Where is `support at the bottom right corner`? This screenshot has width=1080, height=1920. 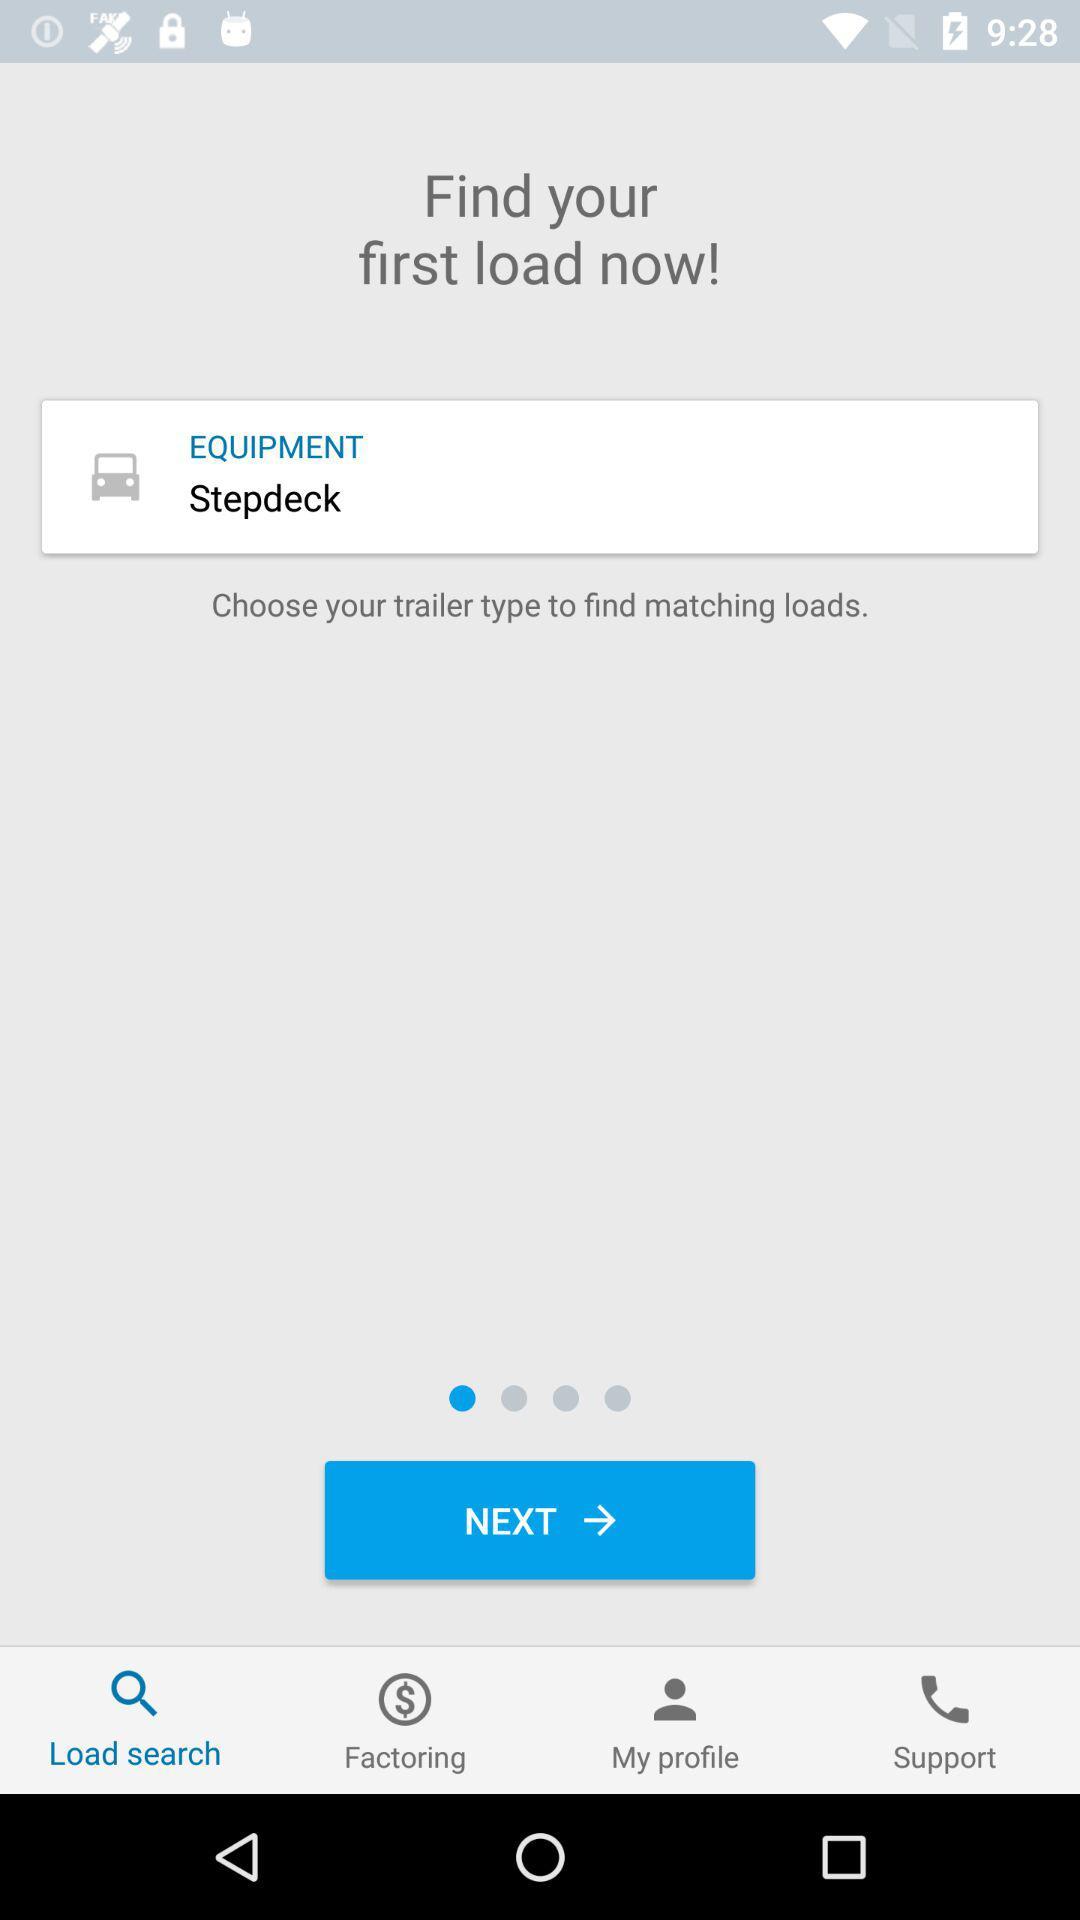
support at the bottom right corner is located at coordinates (945, 1719).